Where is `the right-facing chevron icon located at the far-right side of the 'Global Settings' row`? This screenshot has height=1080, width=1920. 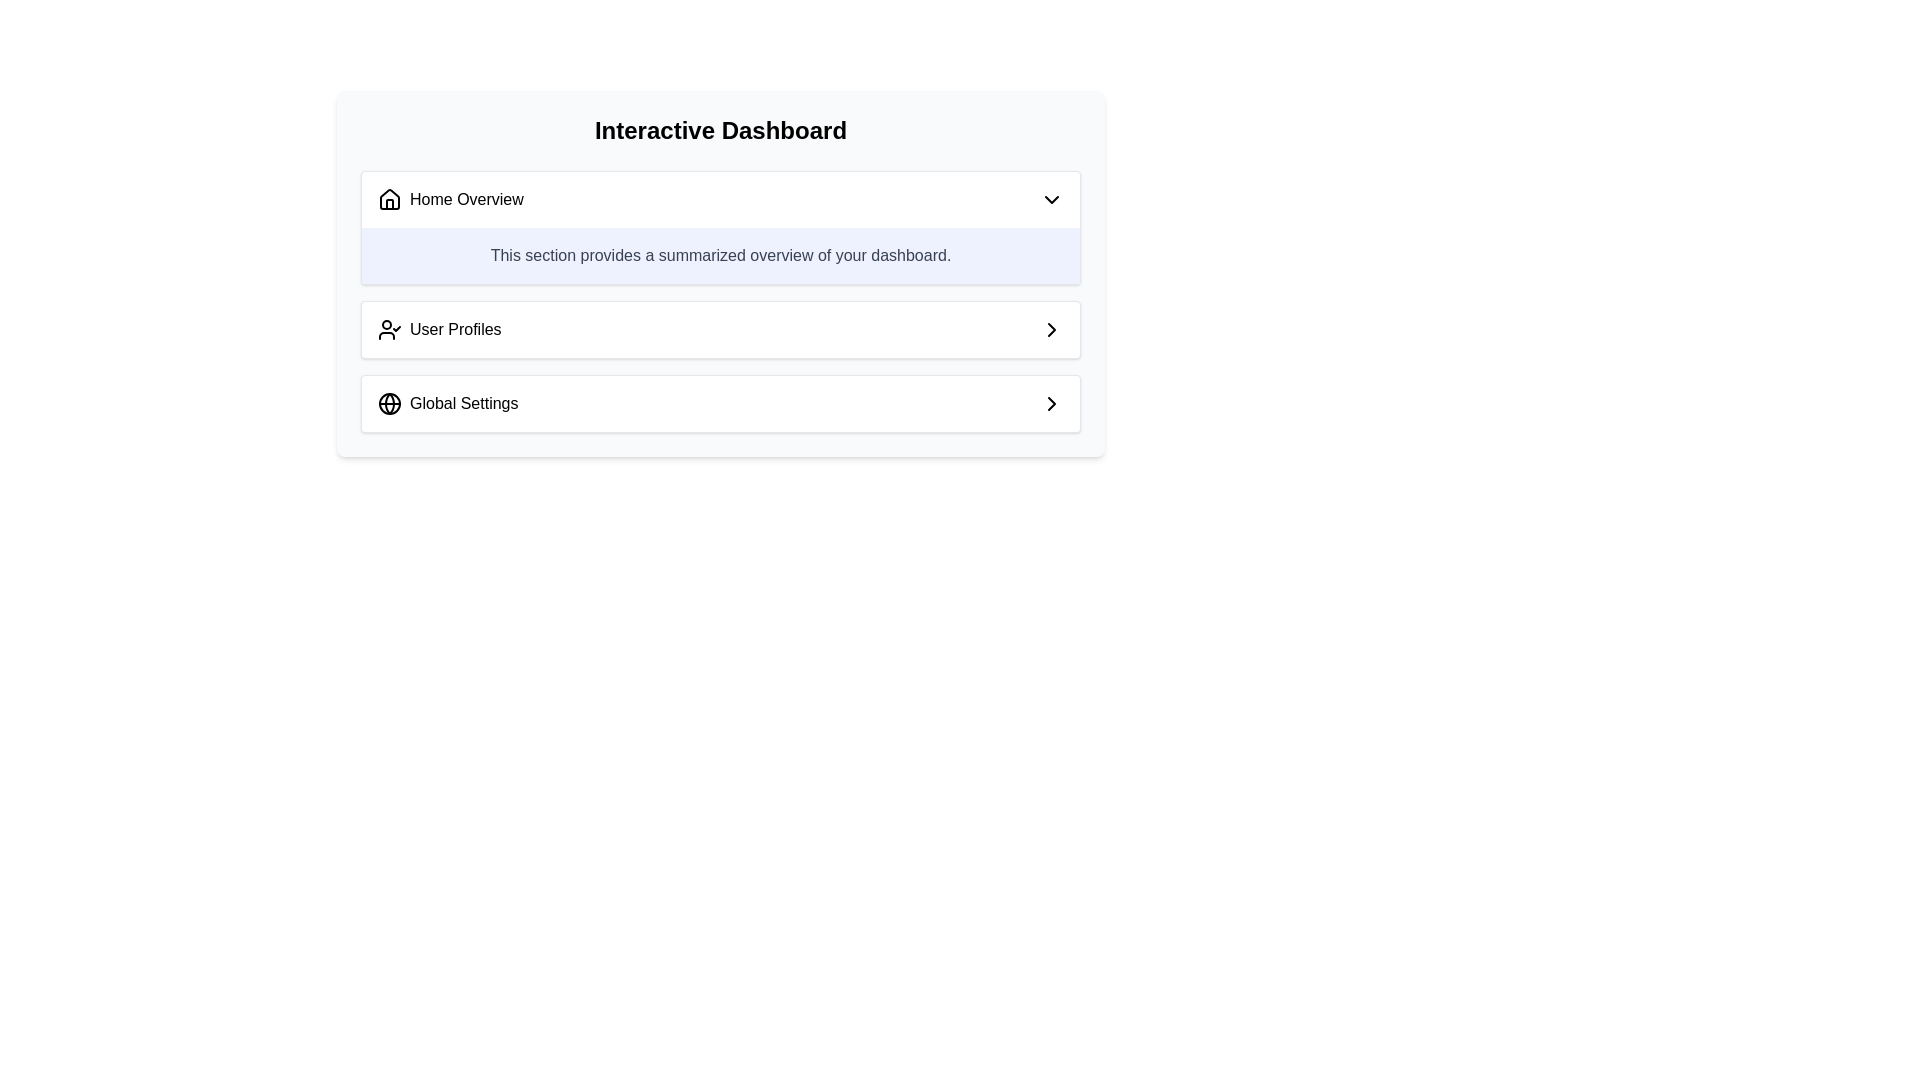
the right-facing chevron icon located at the far-right side of the 'Global Settings' row is located at coordinates (1050, 404).